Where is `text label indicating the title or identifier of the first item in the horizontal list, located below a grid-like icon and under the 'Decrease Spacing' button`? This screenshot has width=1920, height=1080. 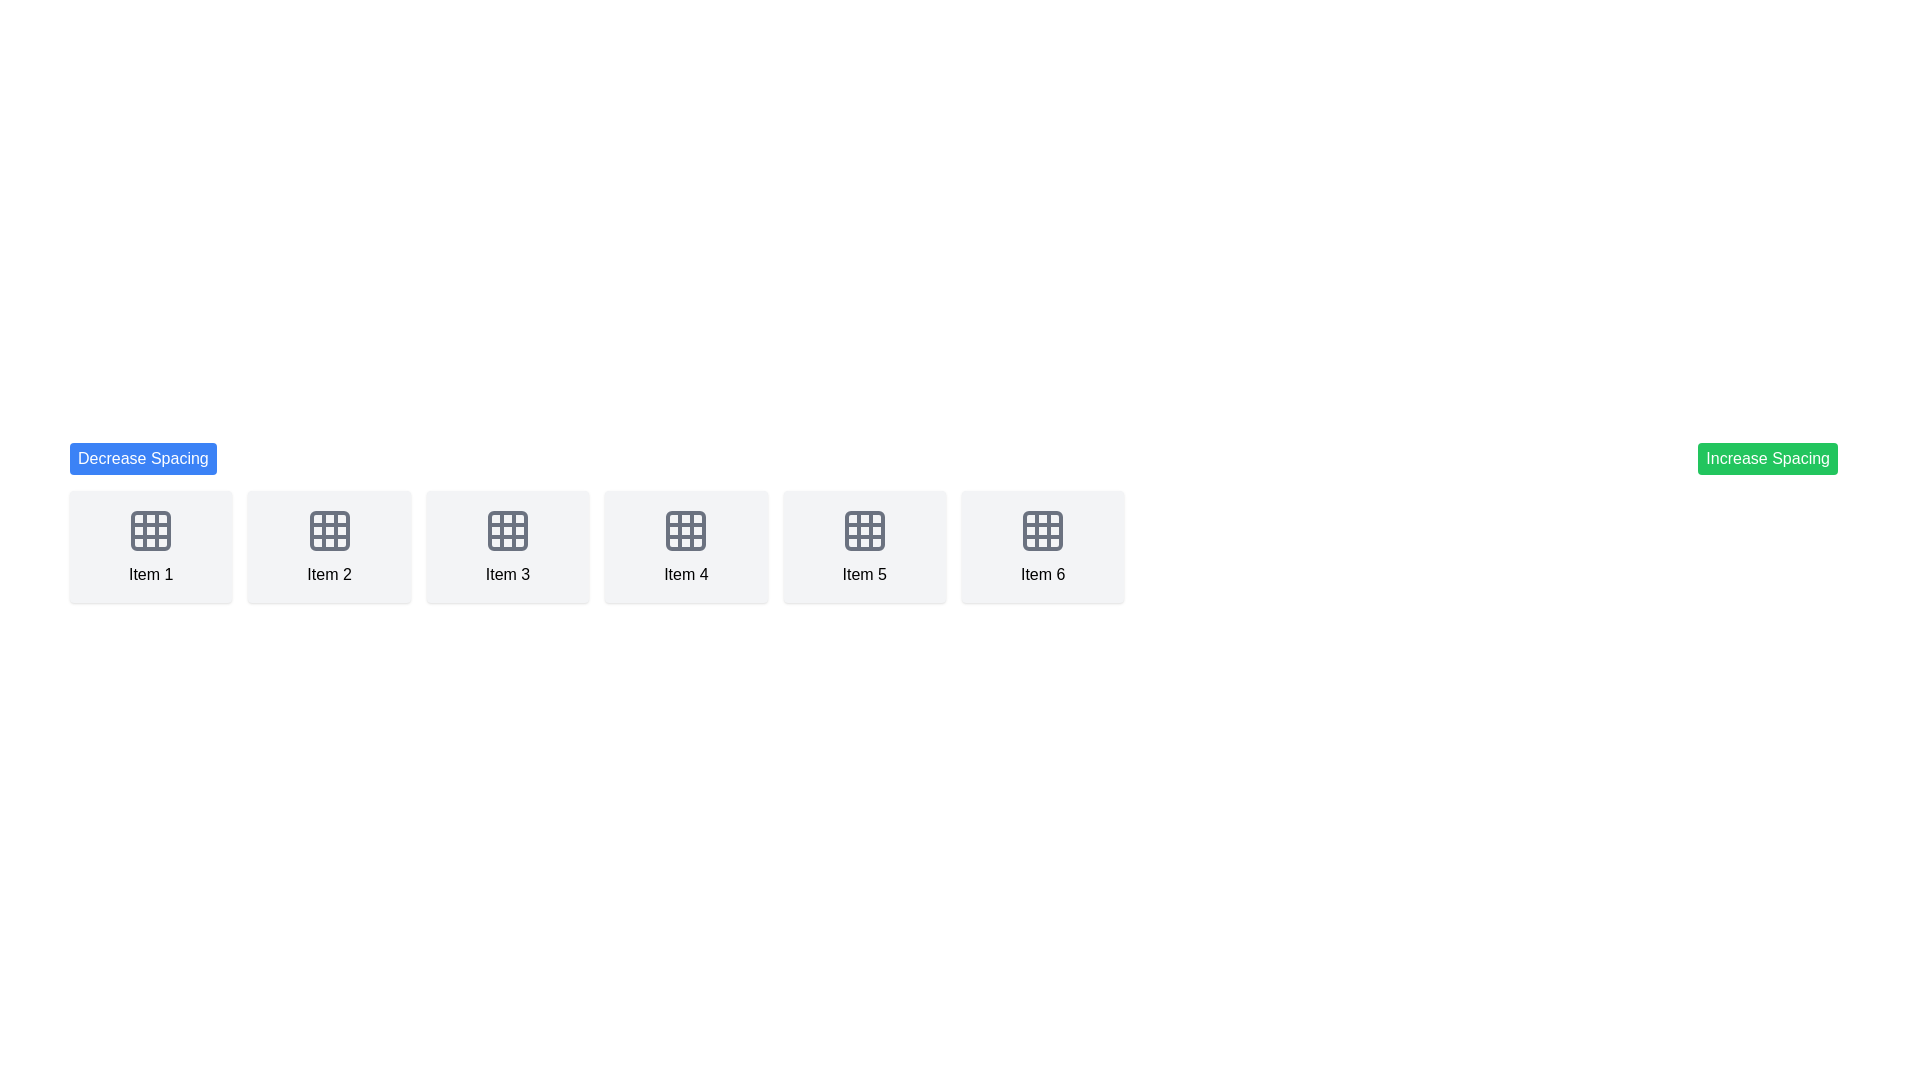 text label indicating the title or identifier of the first item in the horizontal list, located below a grid-like icon and under the 'Decrease Spacing' button is located at coordinates (150, 574).